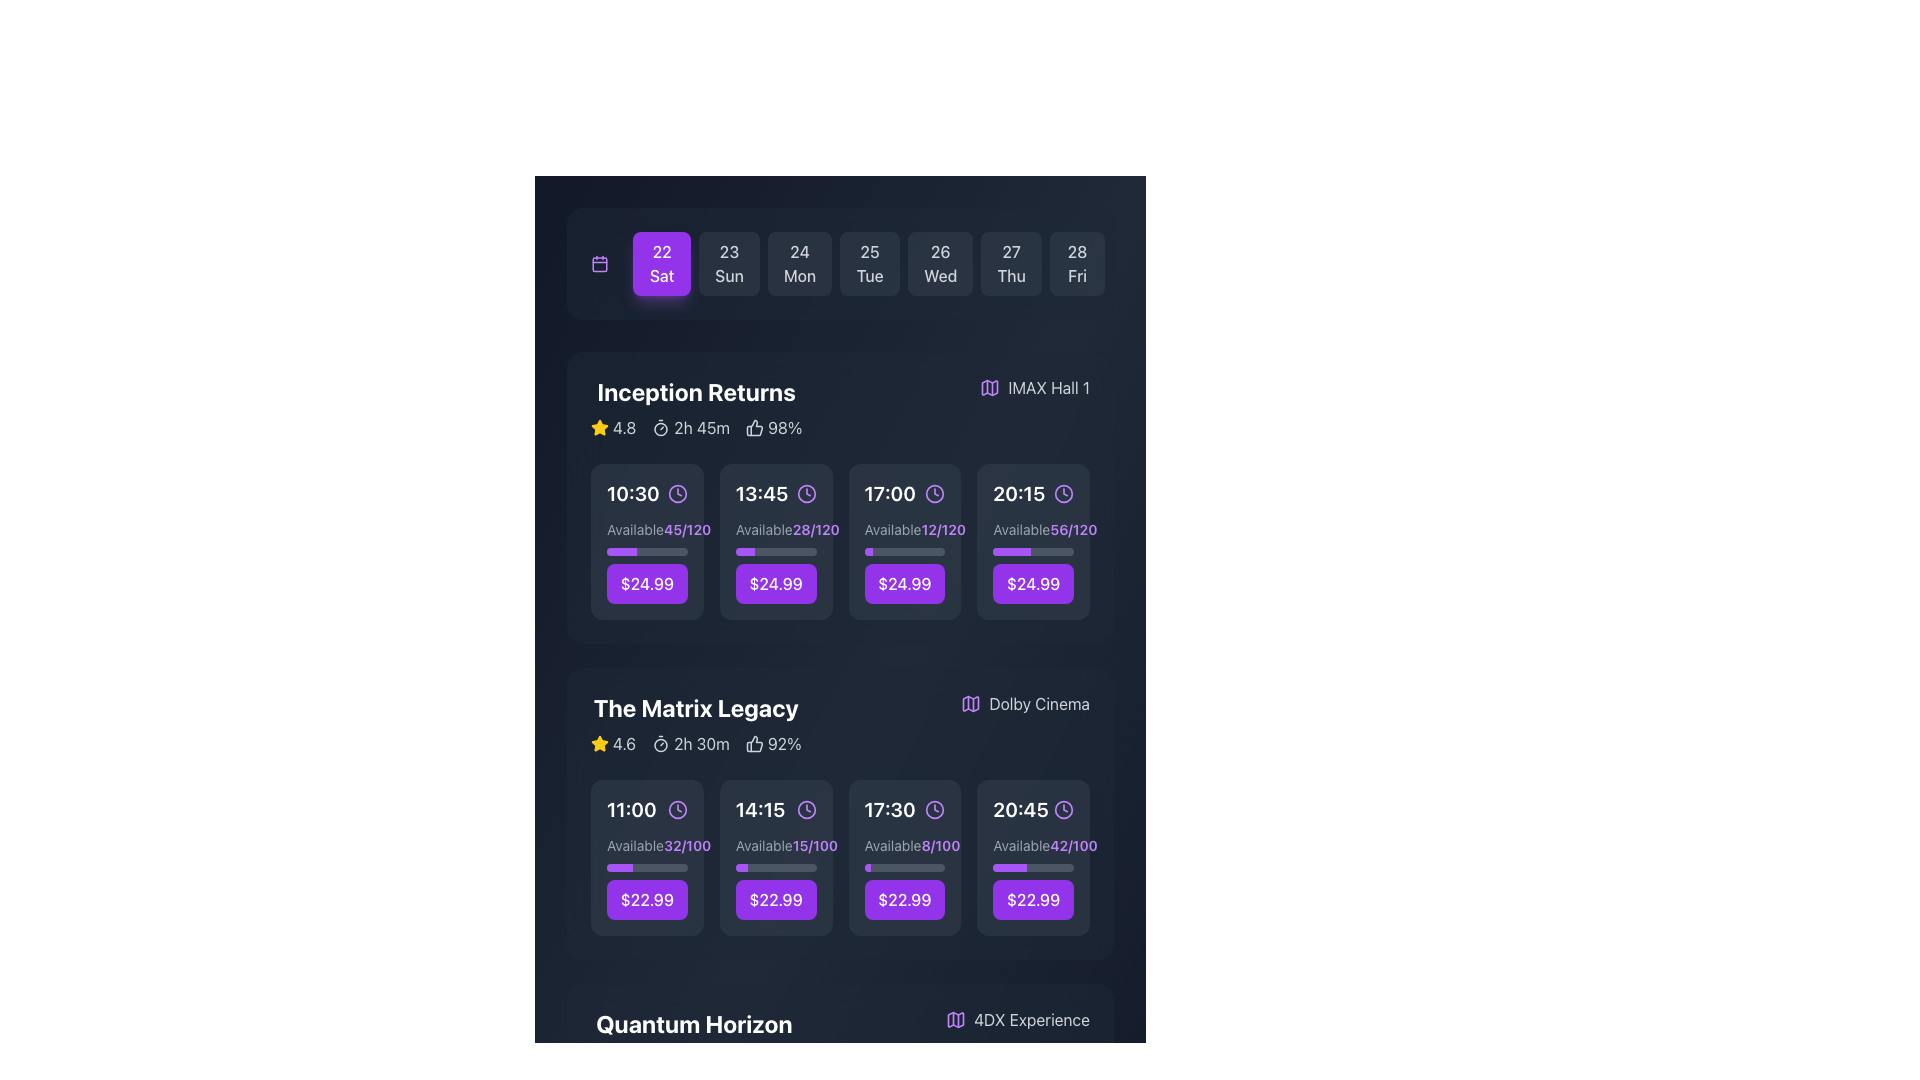 Image resolution: width=1920 pixels, height=1080 pixels. What do you see at coordinates (696, 427) in the screenshot?
I see `the Data Display Component in the 'Inception Returns' section to interact with nearby elements for further actions` at bounding box center [696, 427].